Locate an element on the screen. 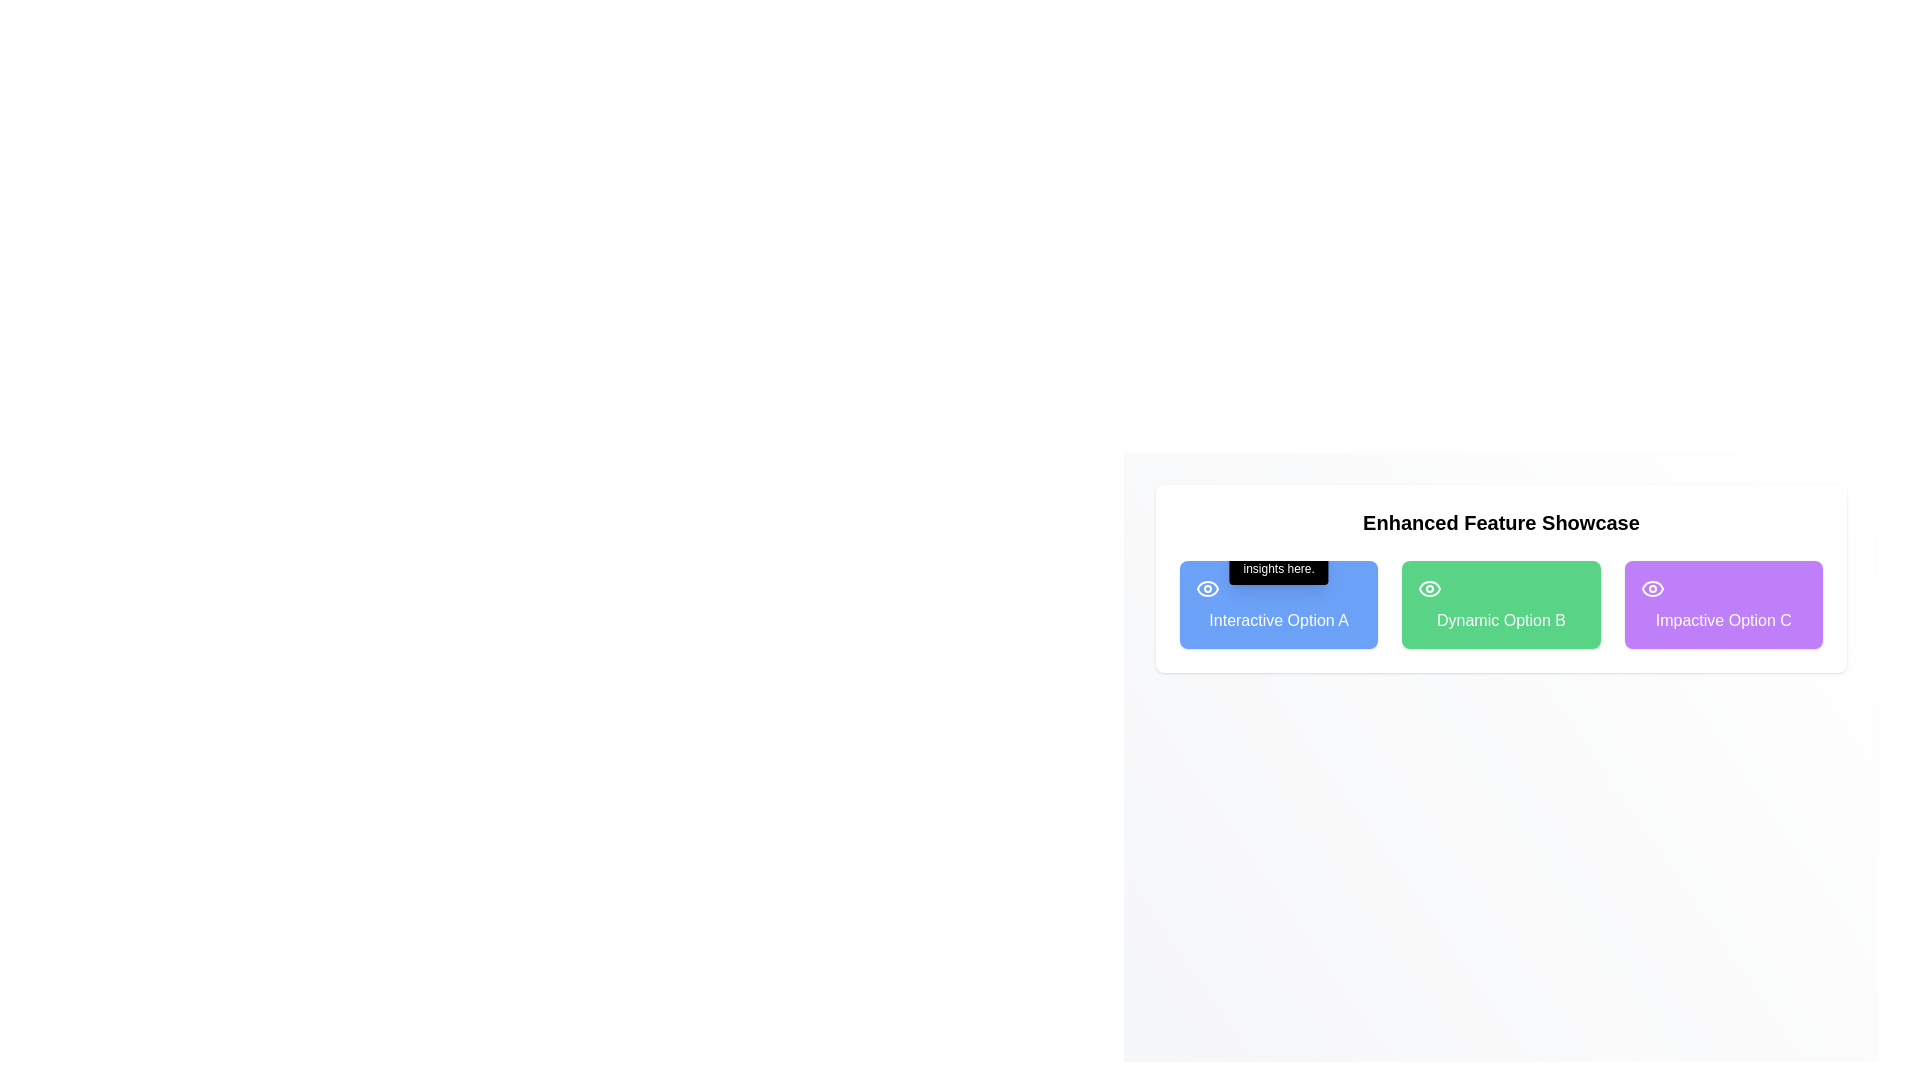  the eye icon located in the 'Impactive Option C' card under 'Enhanced Feature Showcase' is located at coordinates (1652, 588).